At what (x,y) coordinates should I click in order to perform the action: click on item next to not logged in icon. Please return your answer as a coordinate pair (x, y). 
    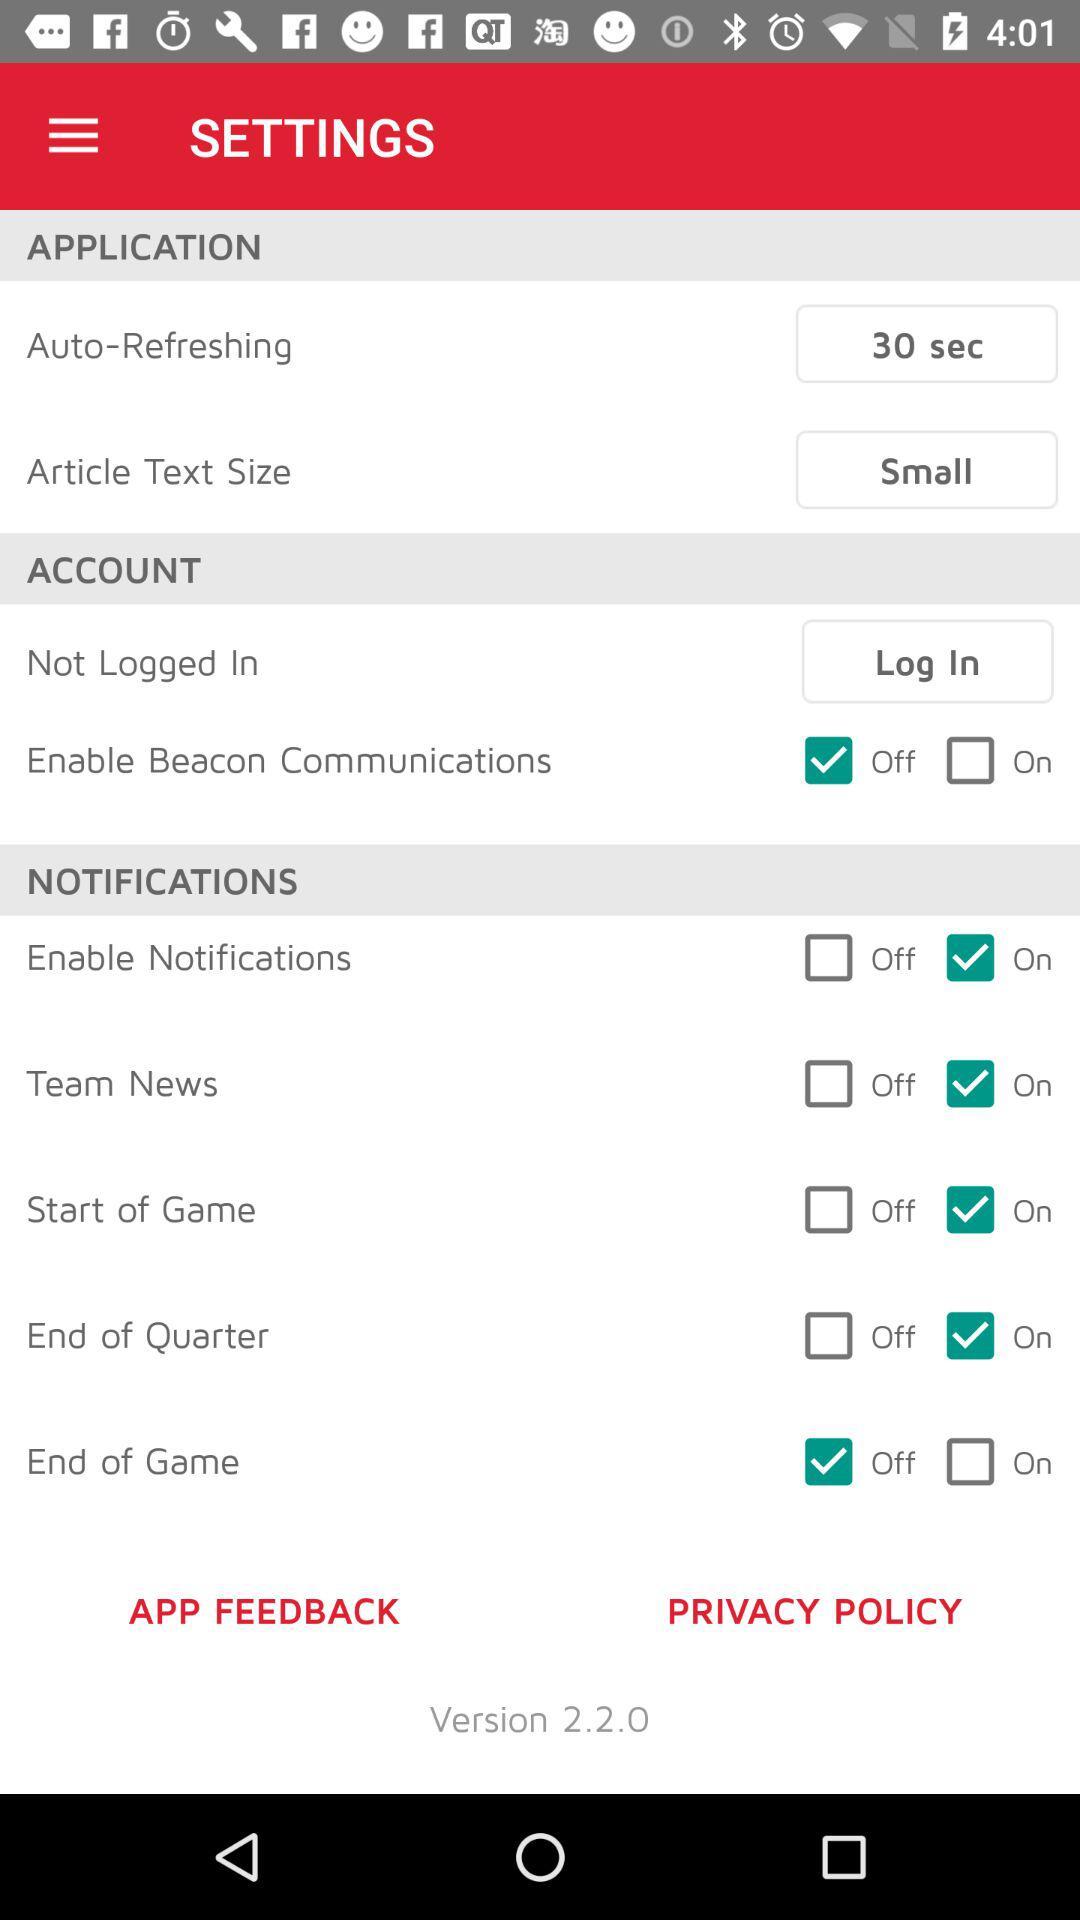
    Looking at the image, I should click on (927, 661).